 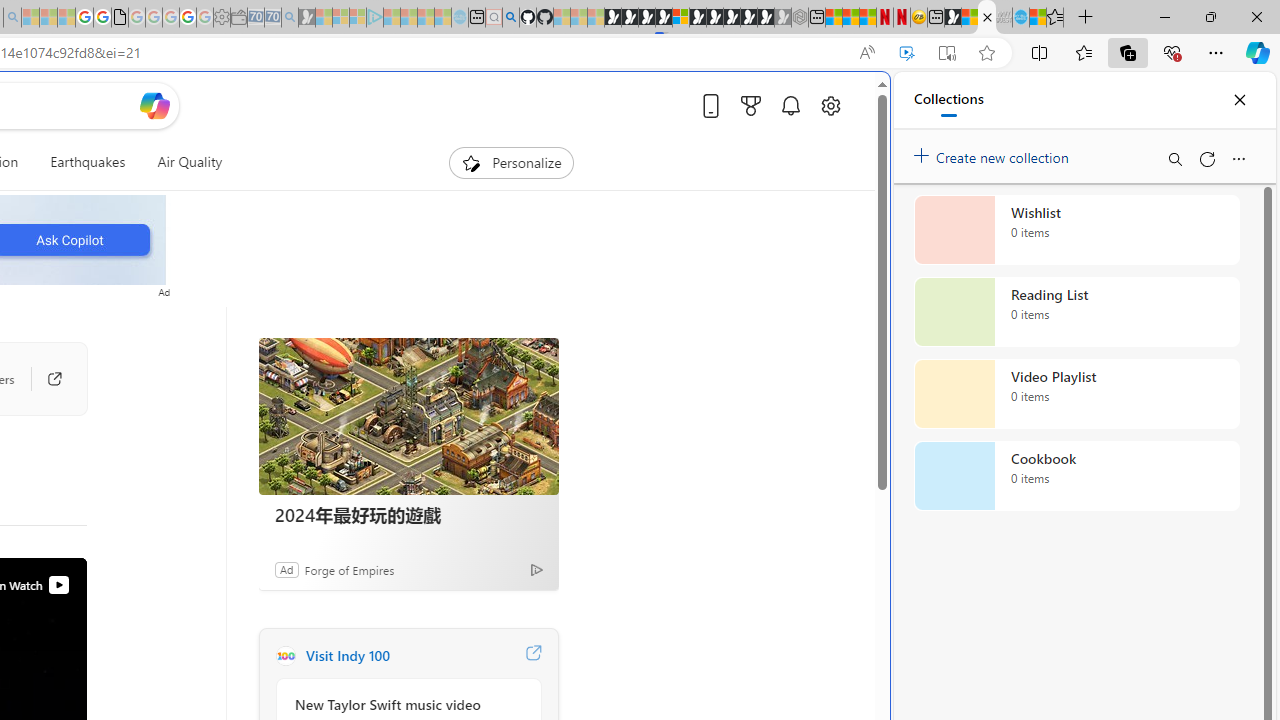 I want to click on 'More options menu', so click(x=1237, y=158).